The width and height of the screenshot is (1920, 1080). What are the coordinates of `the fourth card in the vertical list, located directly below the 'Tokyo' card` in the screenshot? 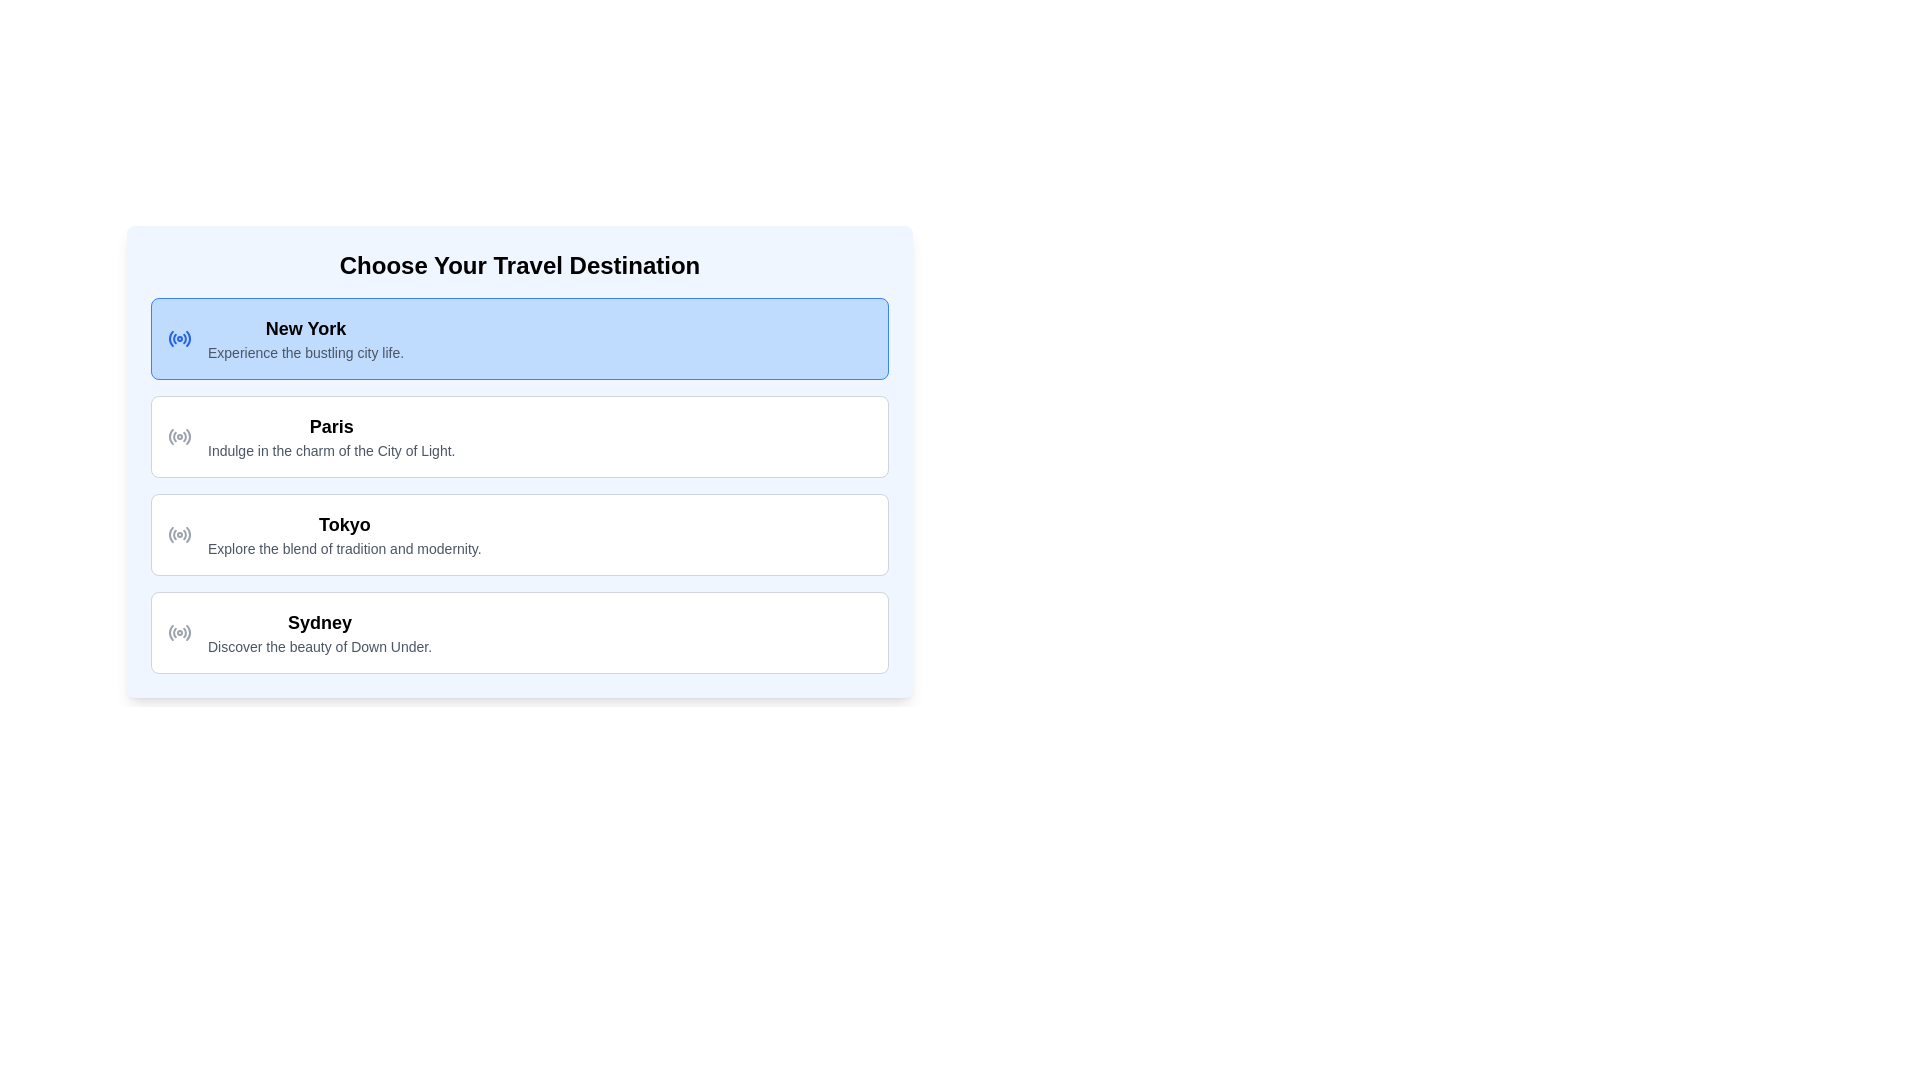 It's located at (519, 632).